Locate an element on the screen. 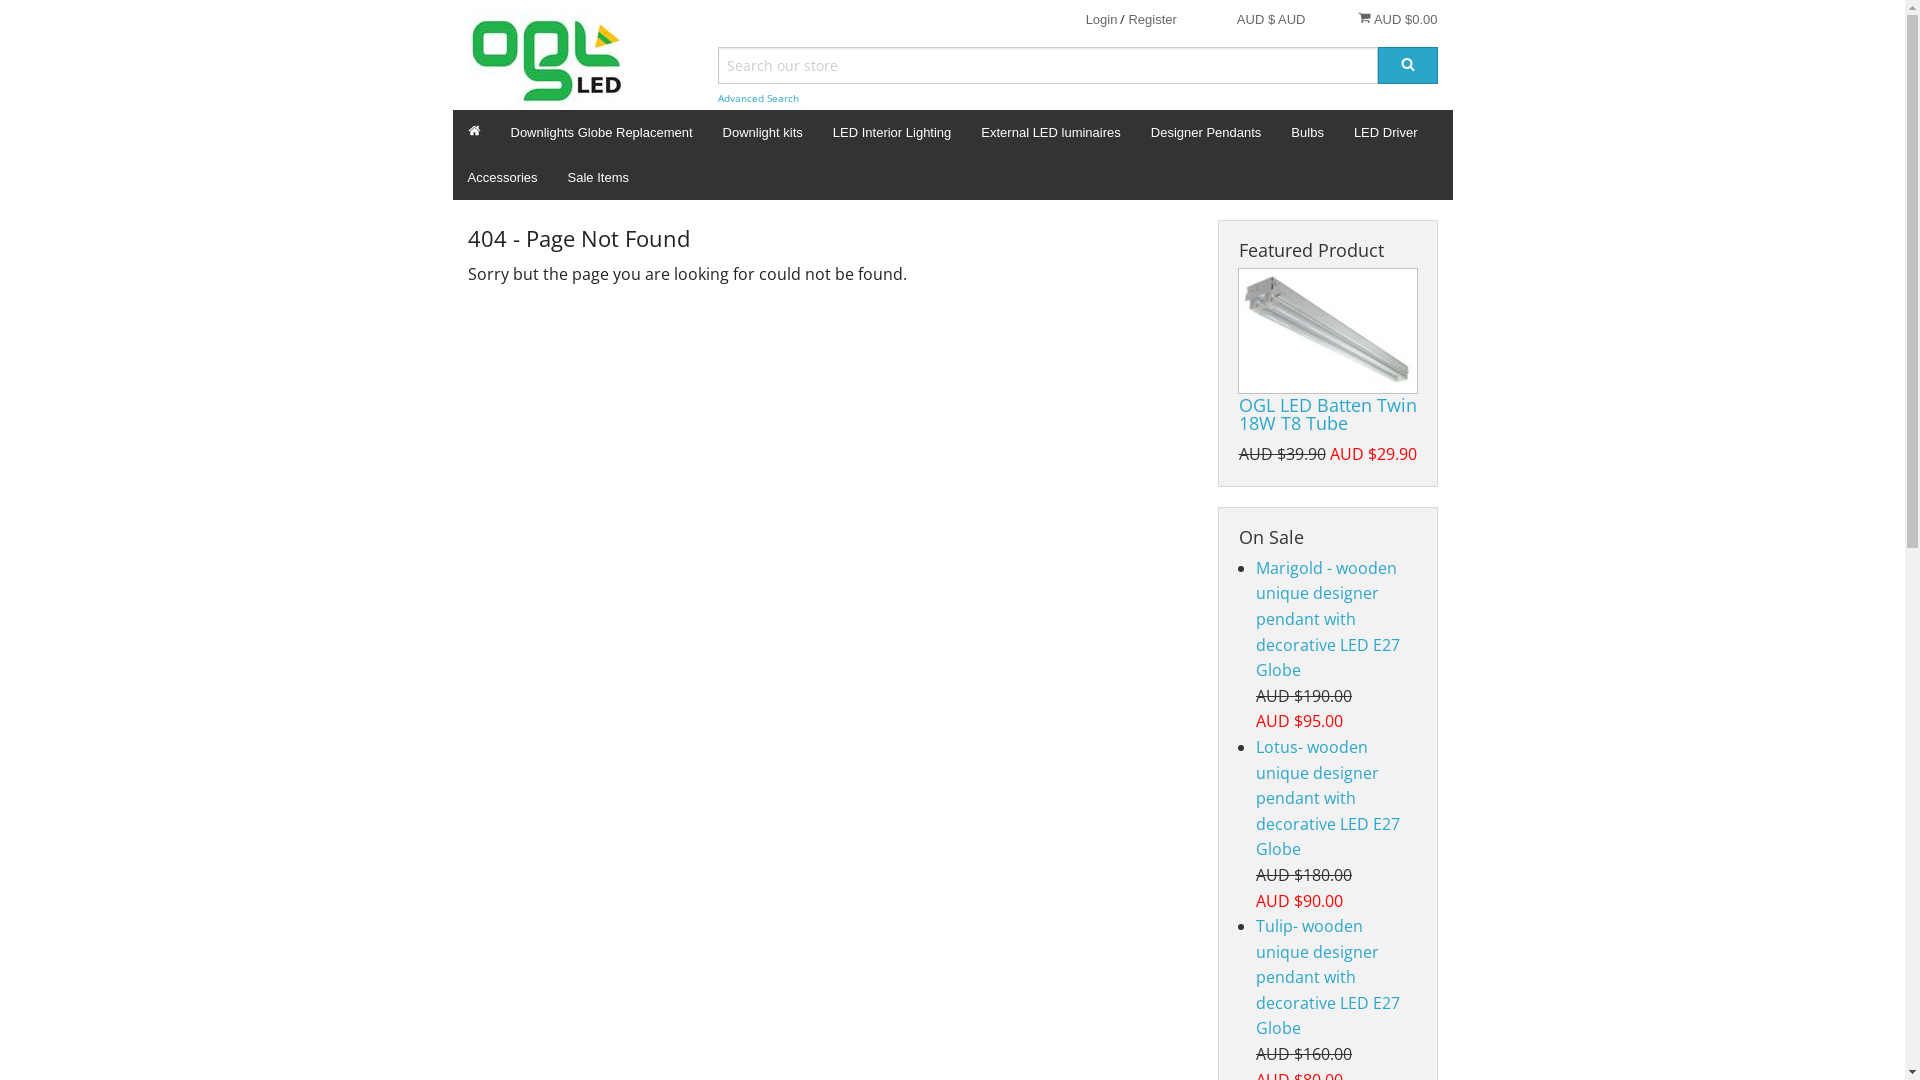 The width and height of the screenshot is (1920, 1080). 'AUD $0.00' is located at coordinates (1396, 19).